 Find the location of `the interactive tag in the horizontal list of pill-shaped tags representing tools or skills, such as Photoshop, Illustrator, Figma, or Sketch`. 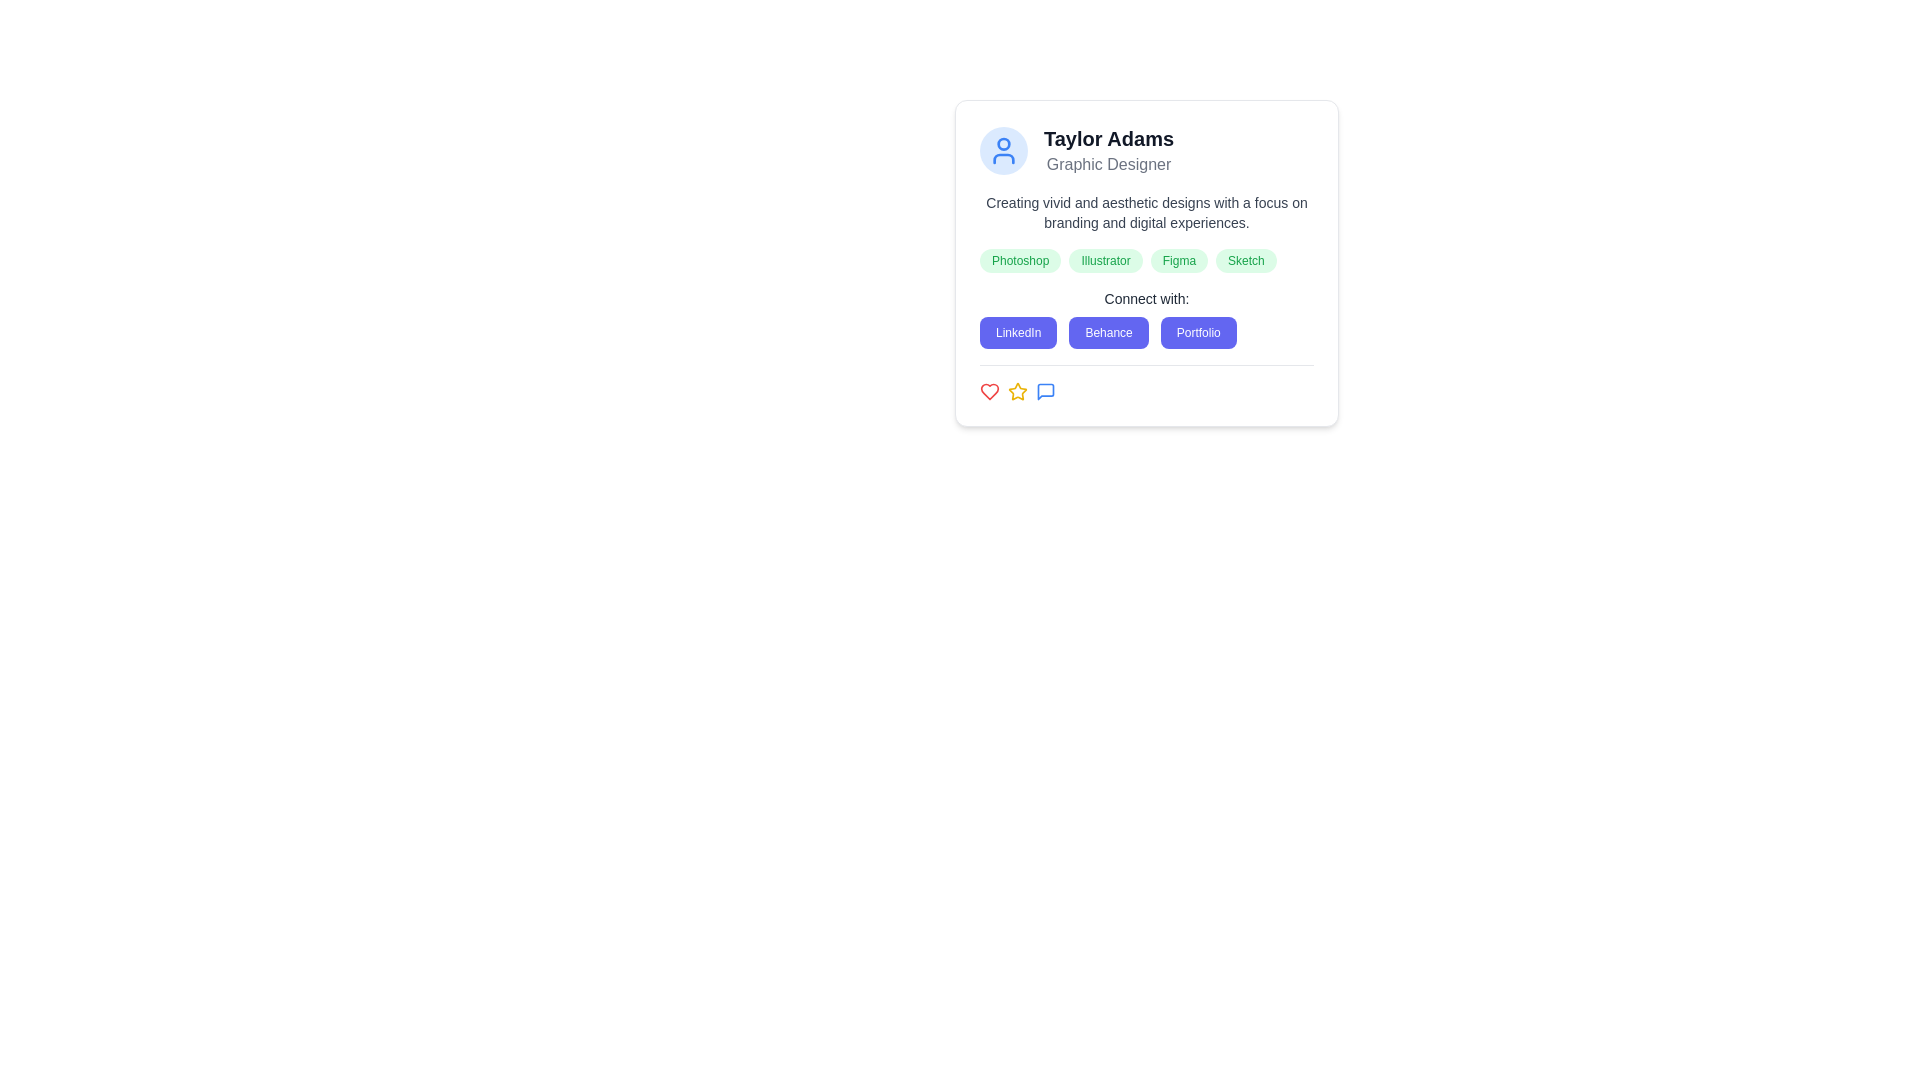

the interactive tag in the horizontal list of pill-shaped tags representing tools or skills, such as Photoshop, Illustrator, Figma, or Sketch is located at coordinates (1147, 260).